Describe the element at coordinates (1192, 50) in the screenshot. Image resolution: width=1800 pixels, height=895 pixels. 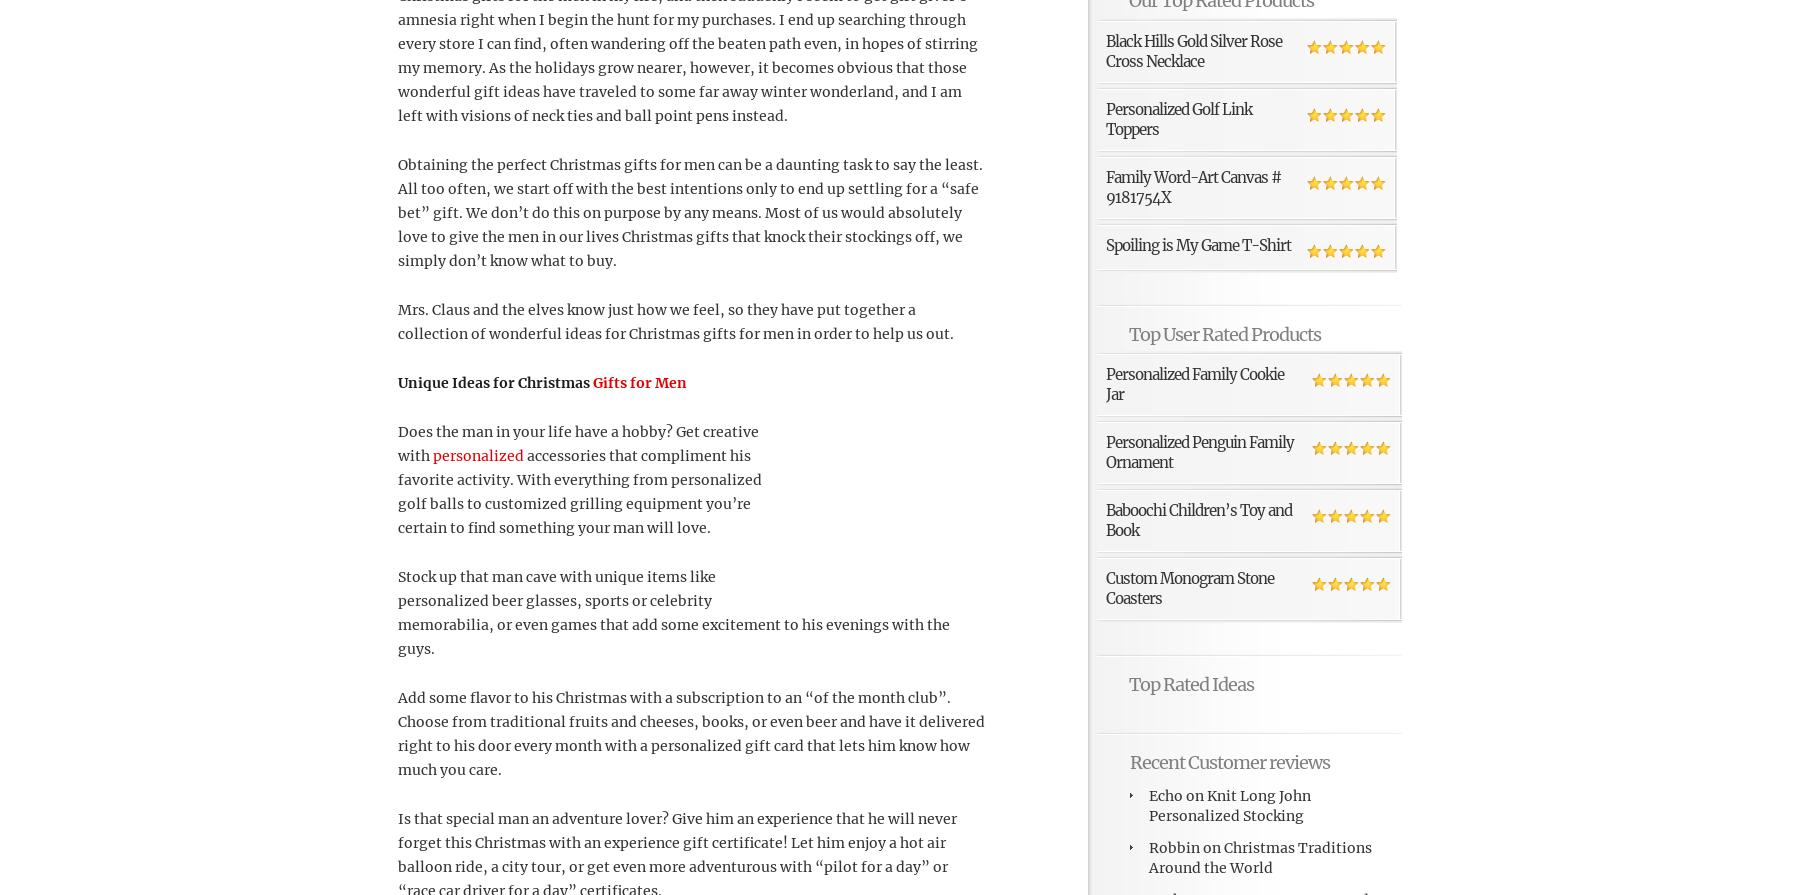
I see `'Black Hills Gold Silver Rose Cross Necklace'` at that location.